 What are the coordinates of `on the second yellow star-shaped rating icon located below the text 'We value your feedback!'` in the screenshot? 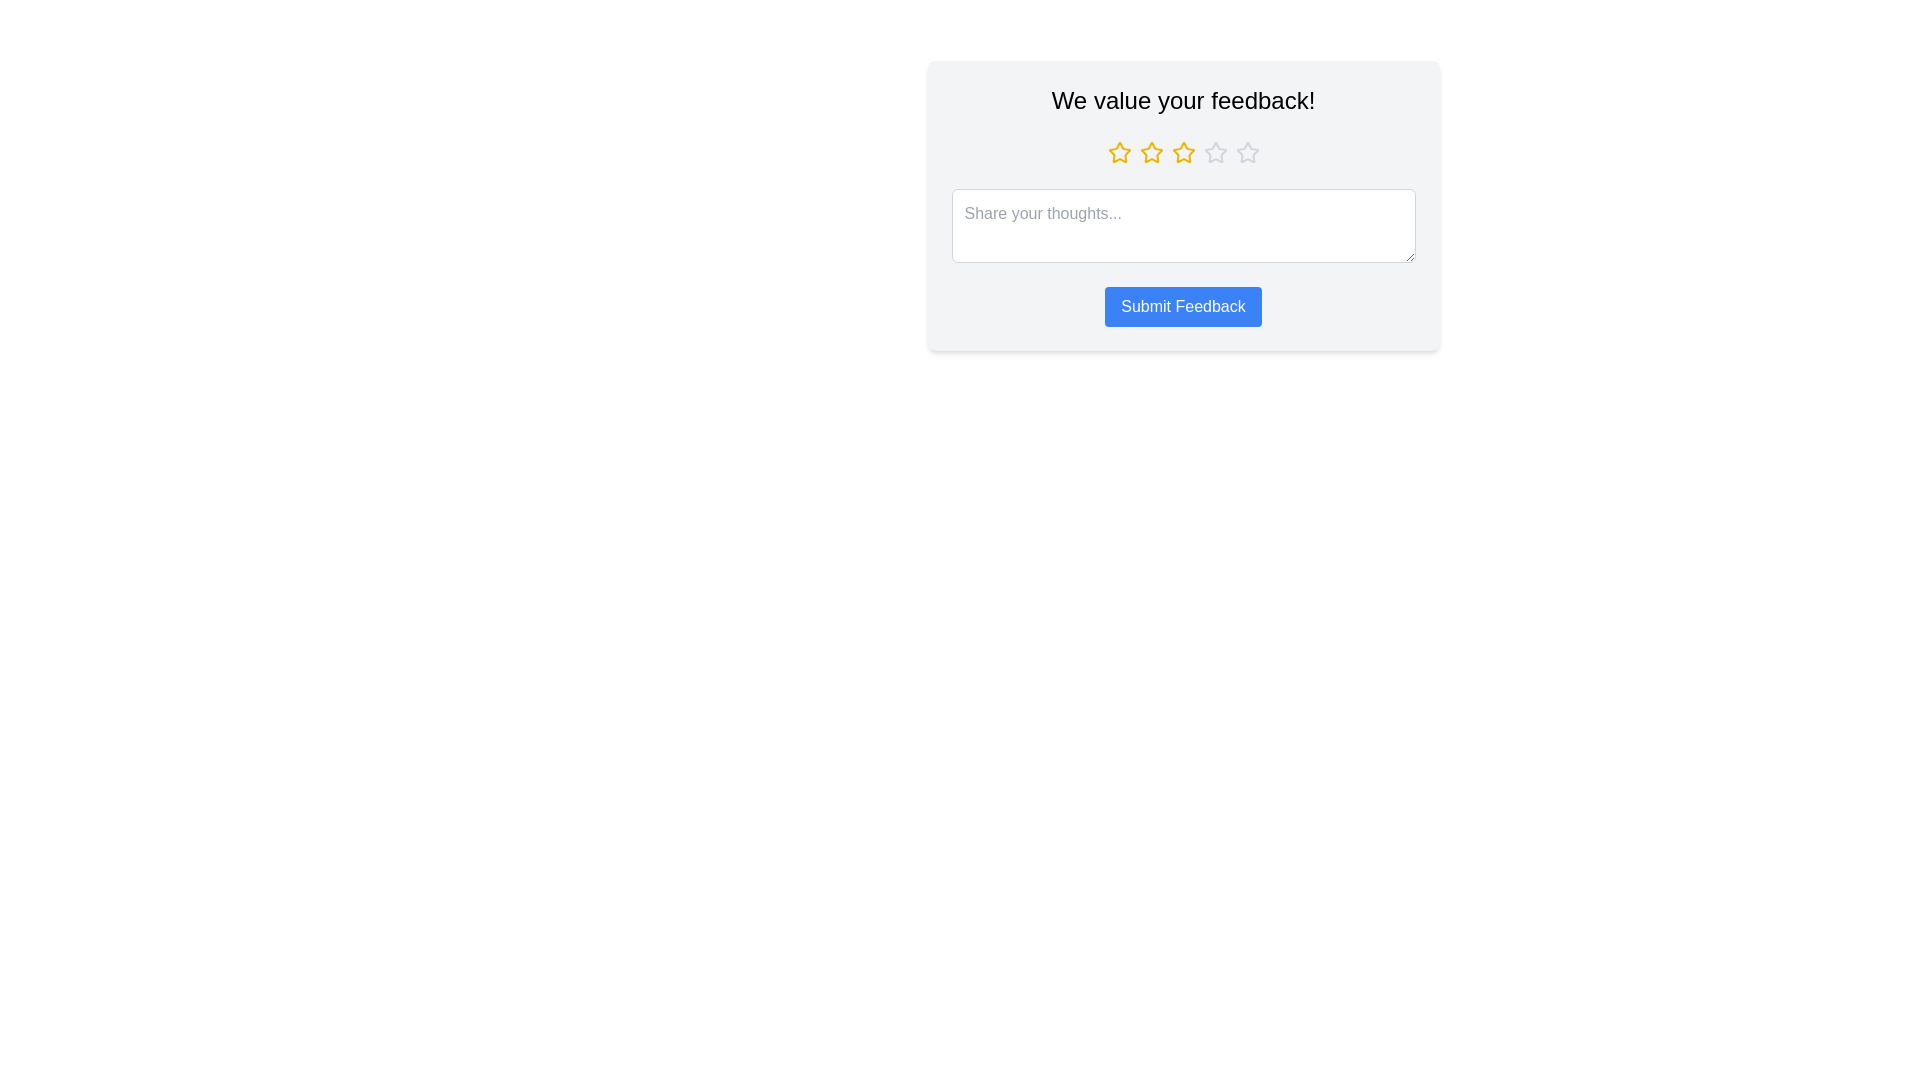 It's located at (1151, 150).